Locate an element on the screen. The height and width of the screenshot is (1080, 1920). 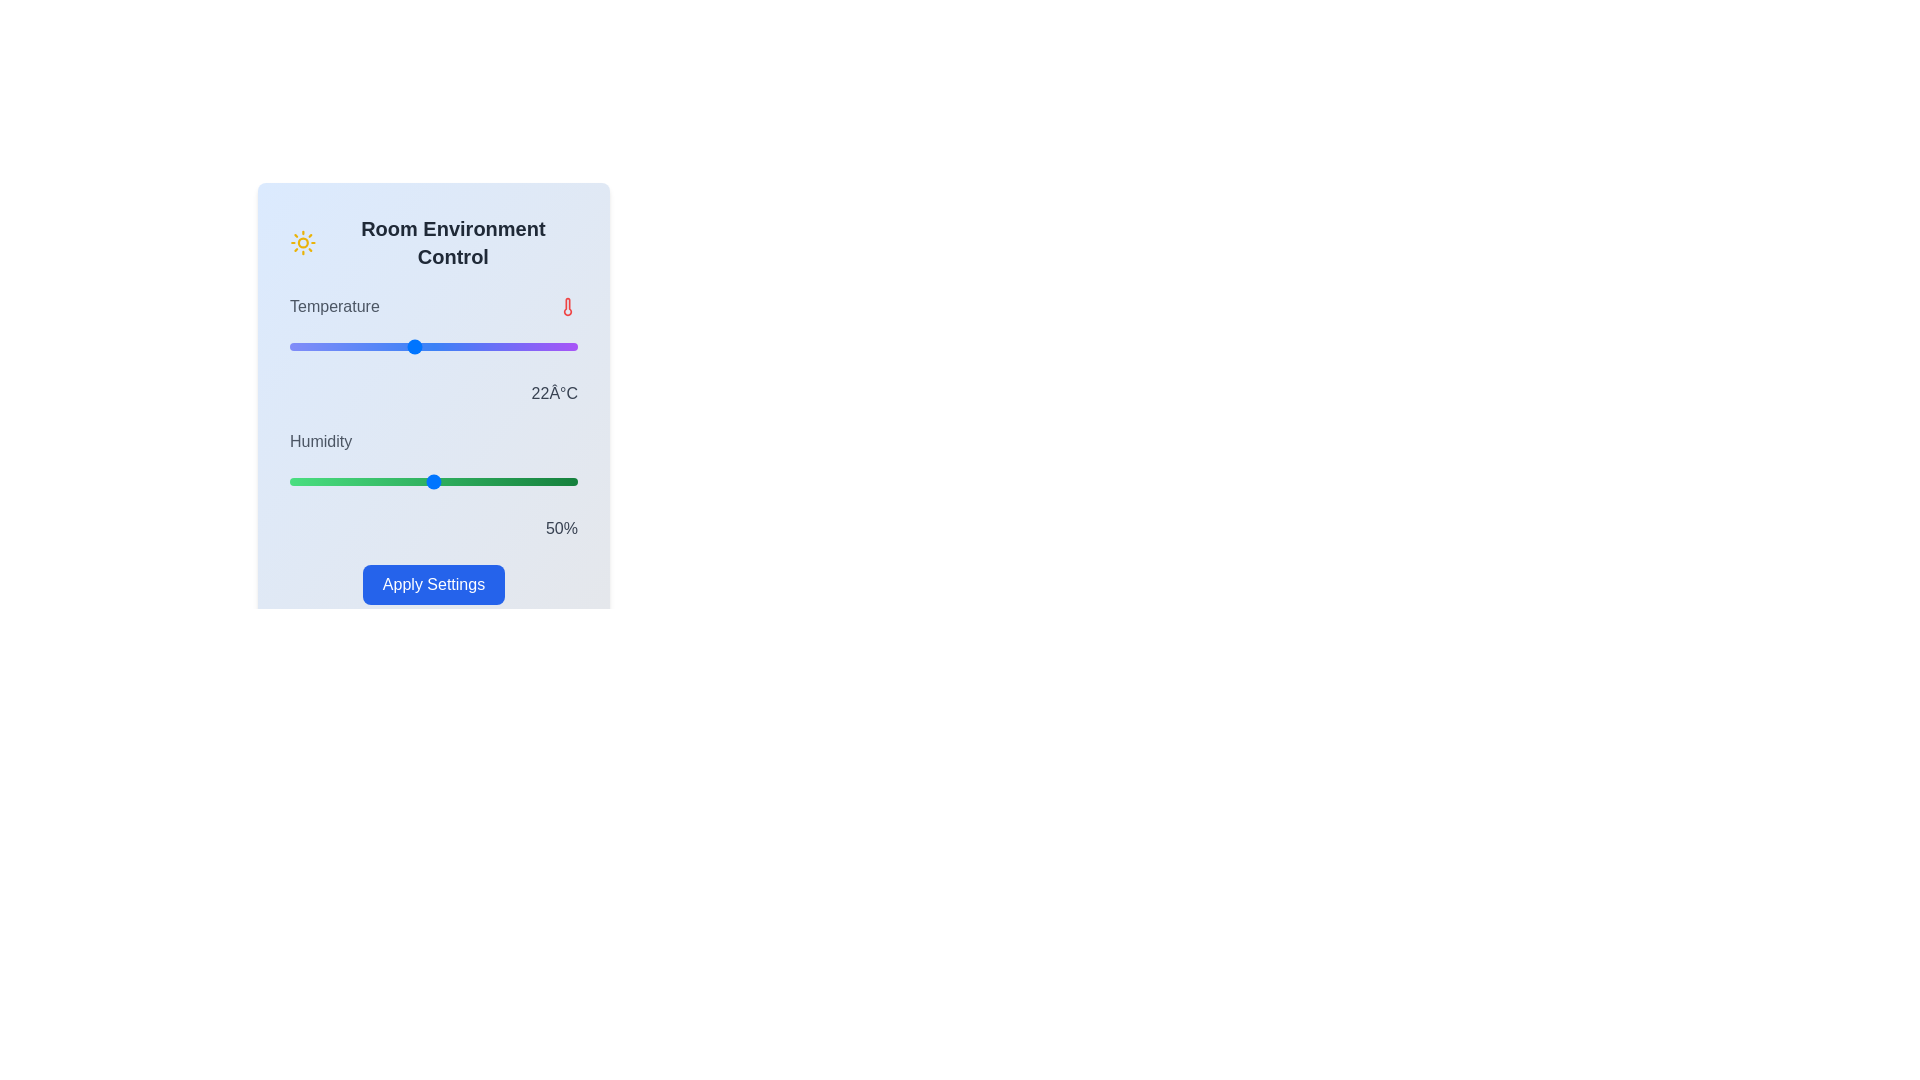
the humidity slider to set the humidity to 32% is located at coordinates (382, 482).